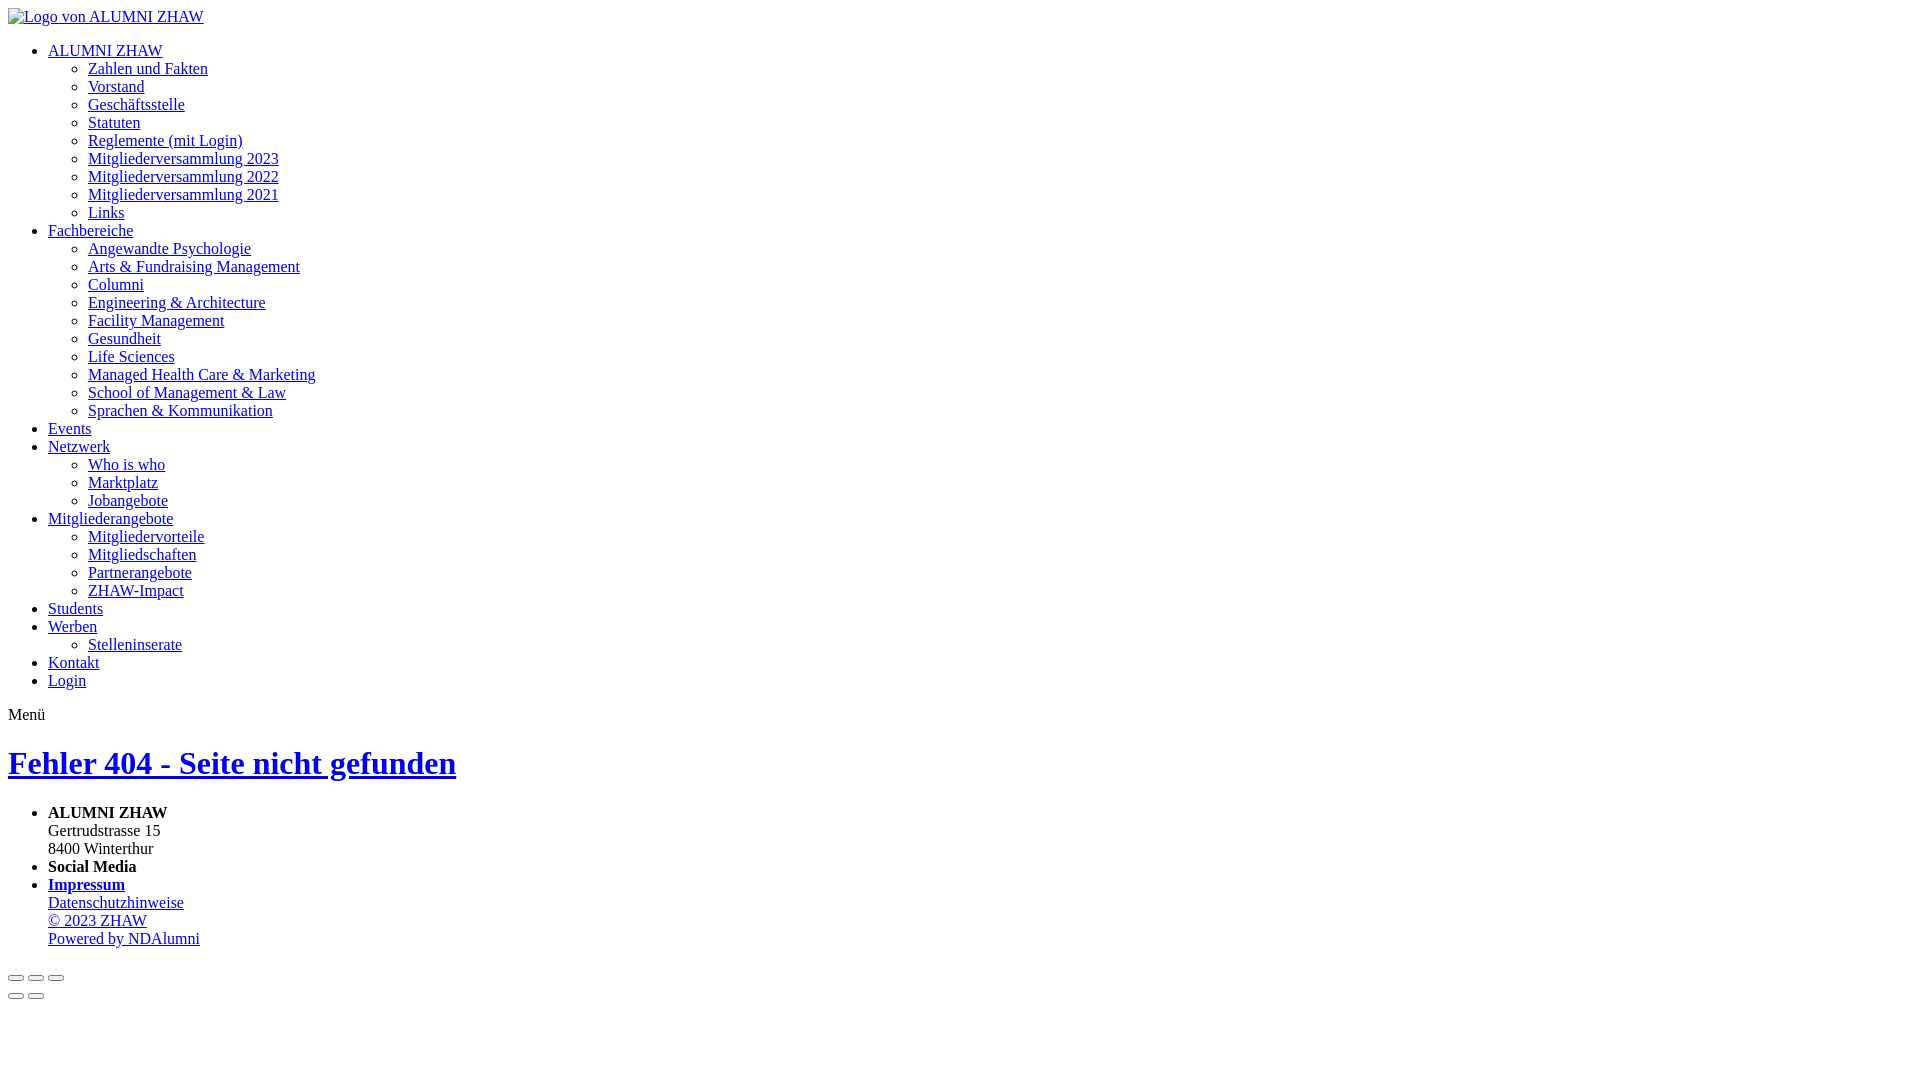 The image size is (1920, 1080). What do you see at coordinates (130, 355) in the screenshot?
I see `'Life Sciences'` at bounding box center [130, 355].